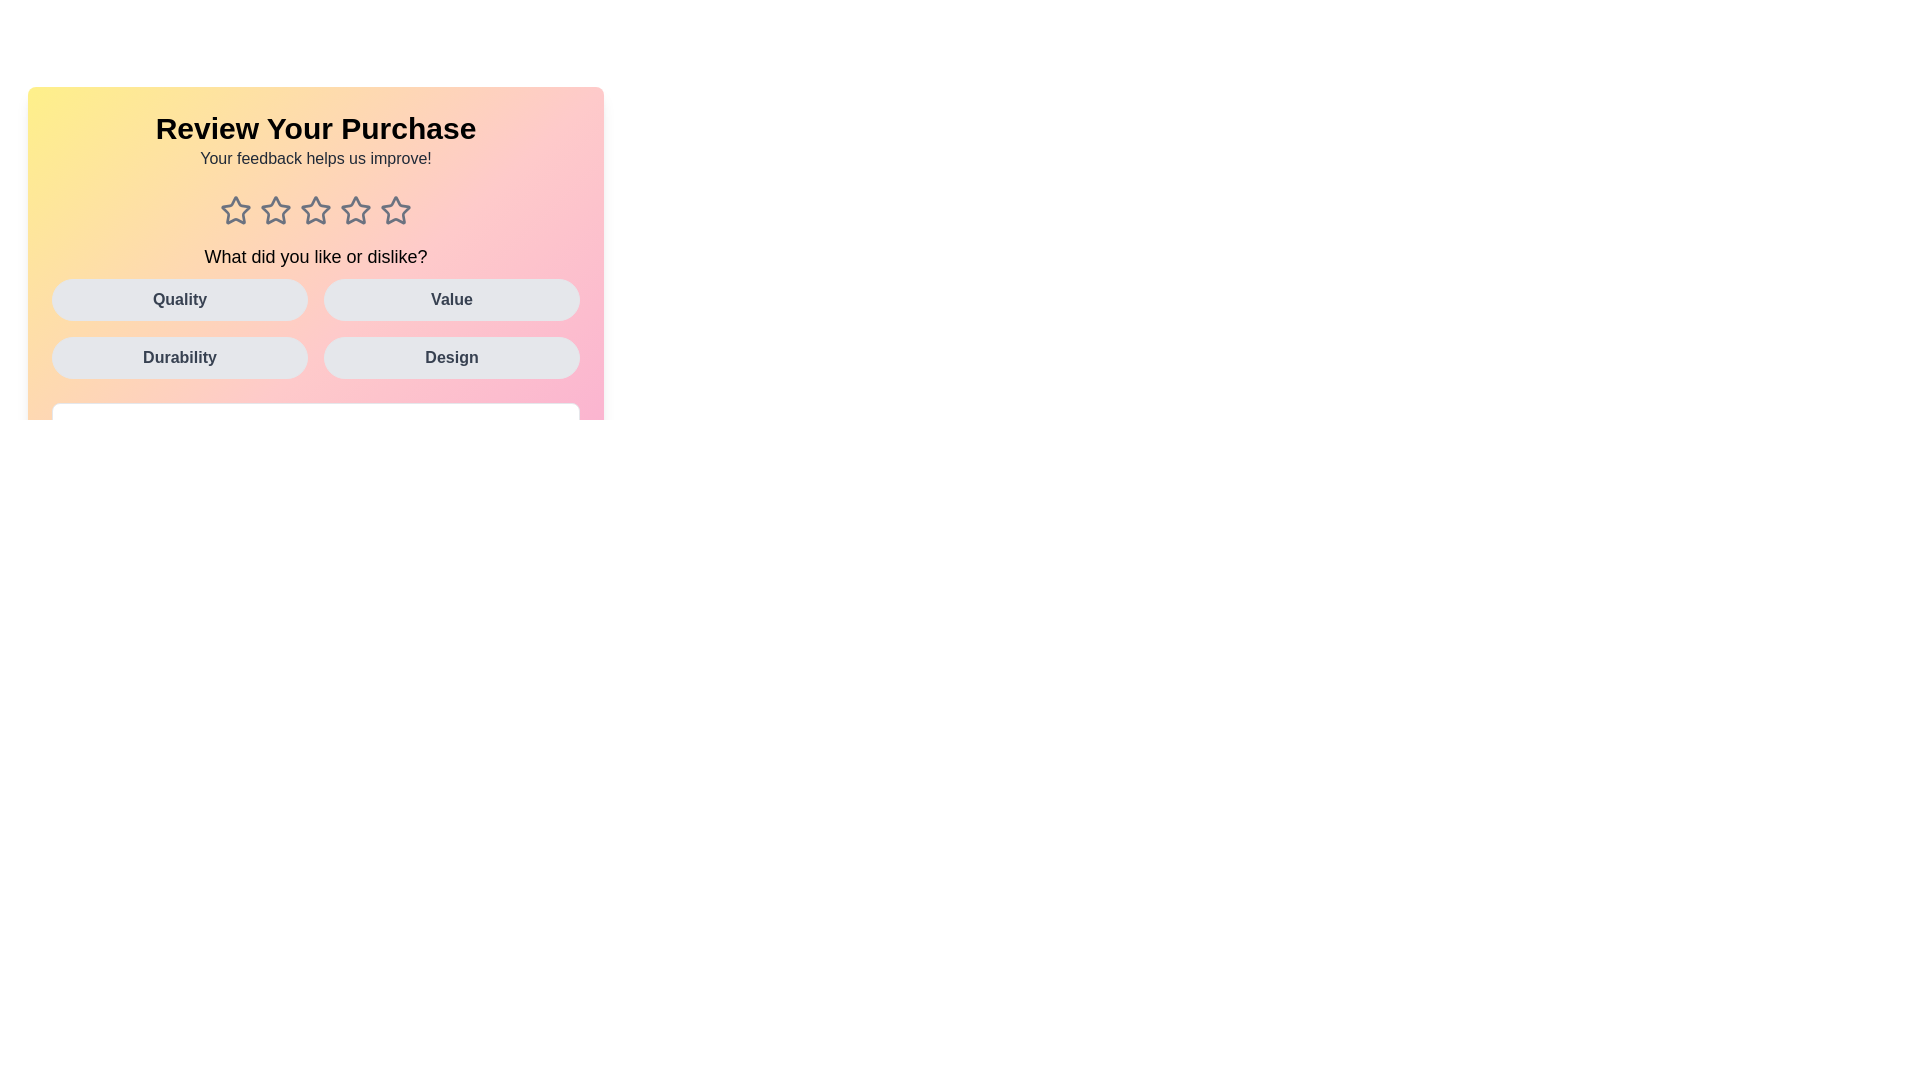 The image size is (1920, 1080). Describe the element at coordinates (315, 210) in the screenshot. I see `the third star icon in the rating system` at that location.